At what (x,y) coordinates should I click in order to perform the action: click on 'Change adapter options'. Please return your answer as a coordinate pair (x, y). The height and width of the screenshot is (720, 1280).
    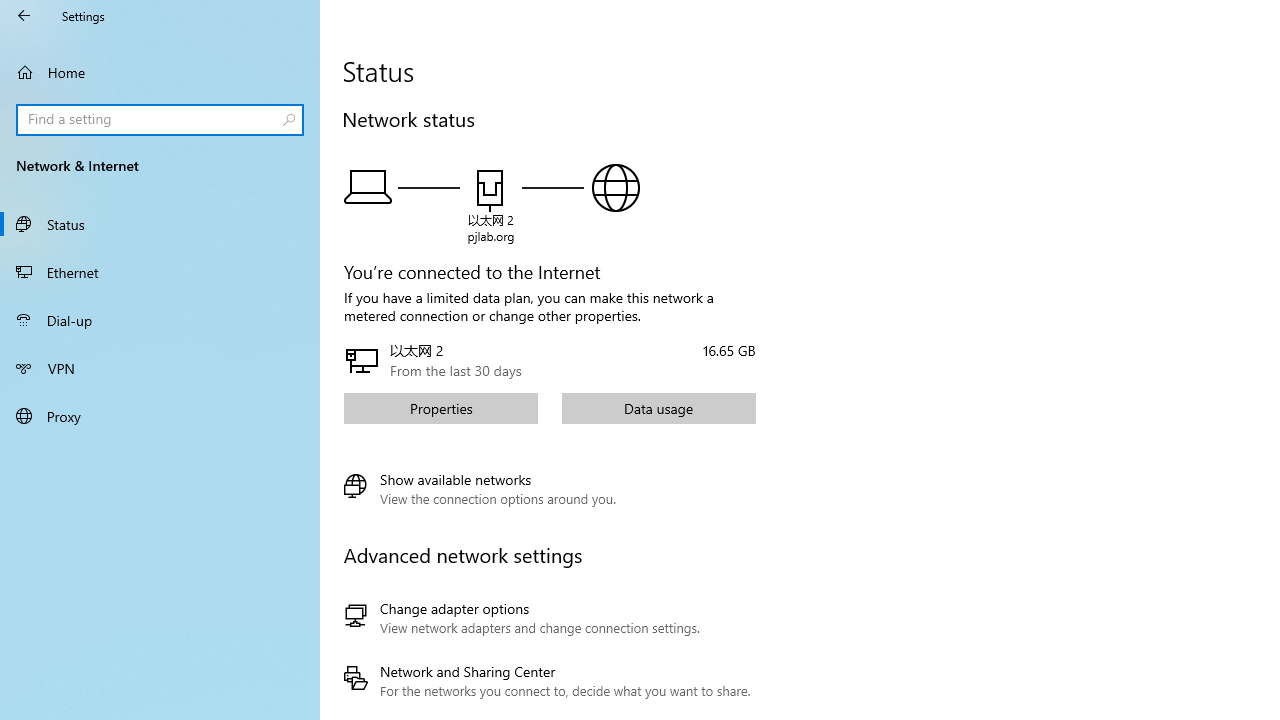
    Looking at the image, I should click on (547, 617).